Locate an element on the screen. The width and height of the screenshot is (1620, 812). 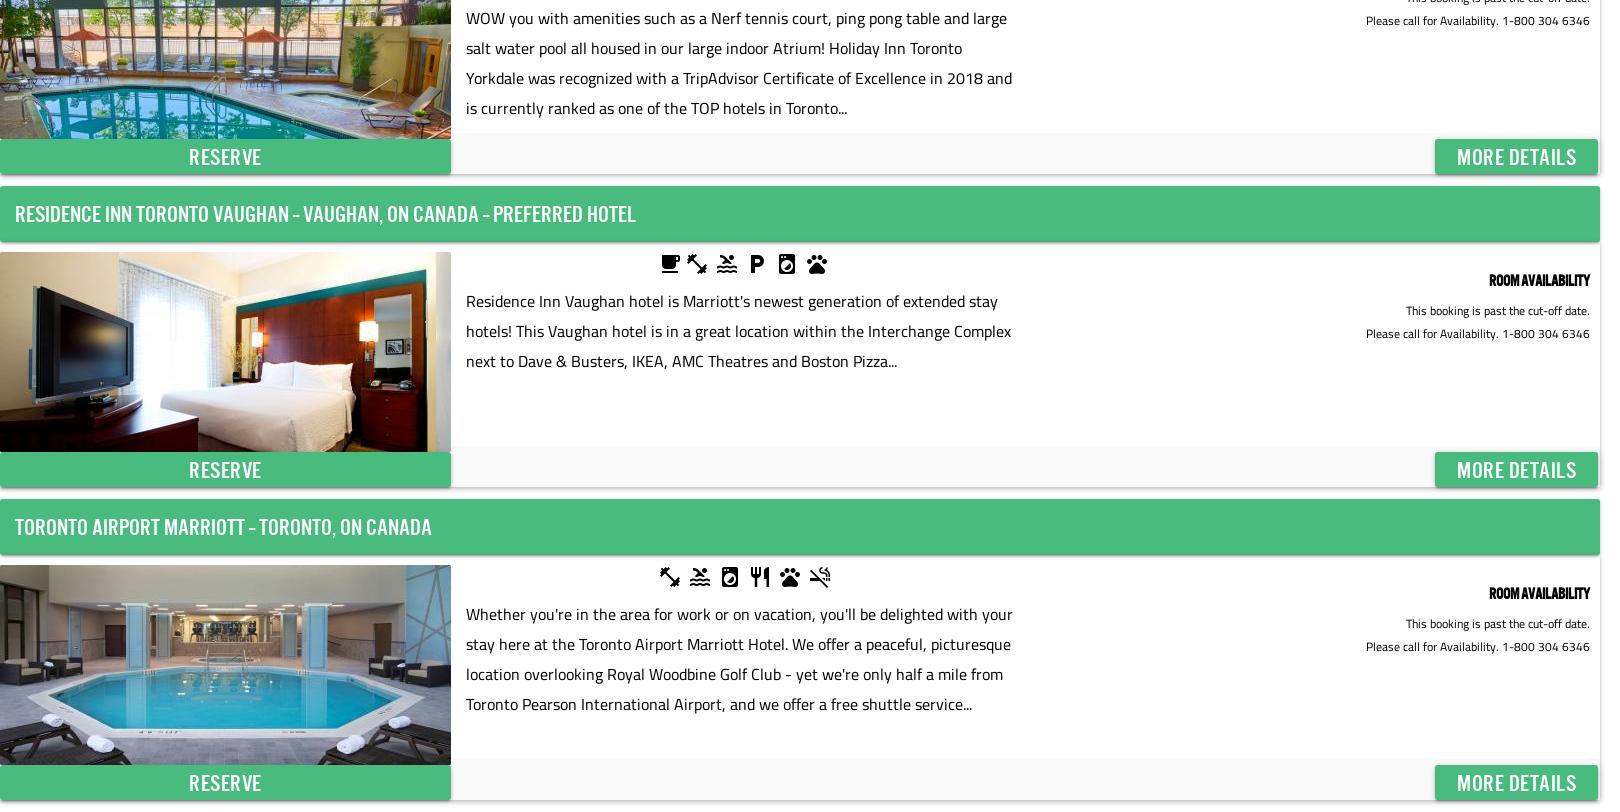
'Hot Breakfast' is located at coordinates (745, 266).